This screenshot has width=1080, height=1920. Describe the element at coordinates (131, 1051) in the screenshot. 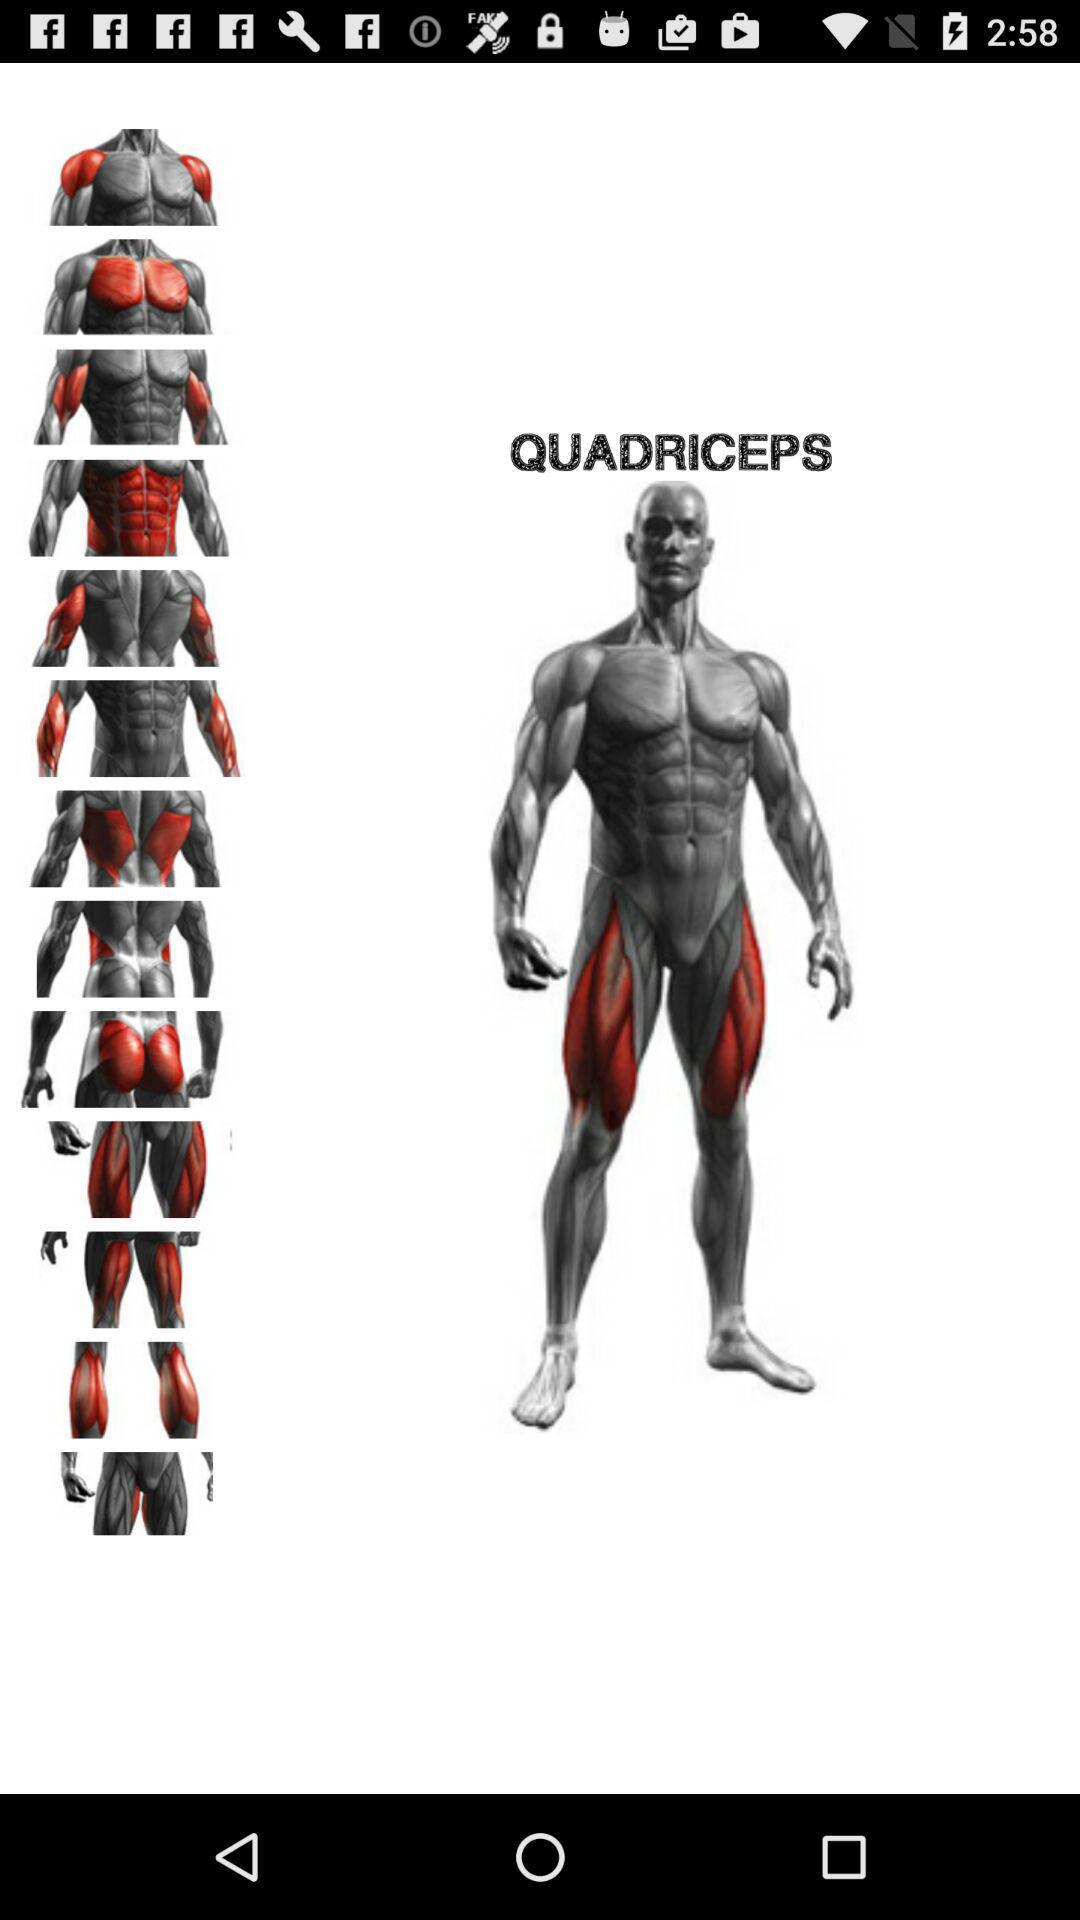

I see `workout selecting option` at that location.